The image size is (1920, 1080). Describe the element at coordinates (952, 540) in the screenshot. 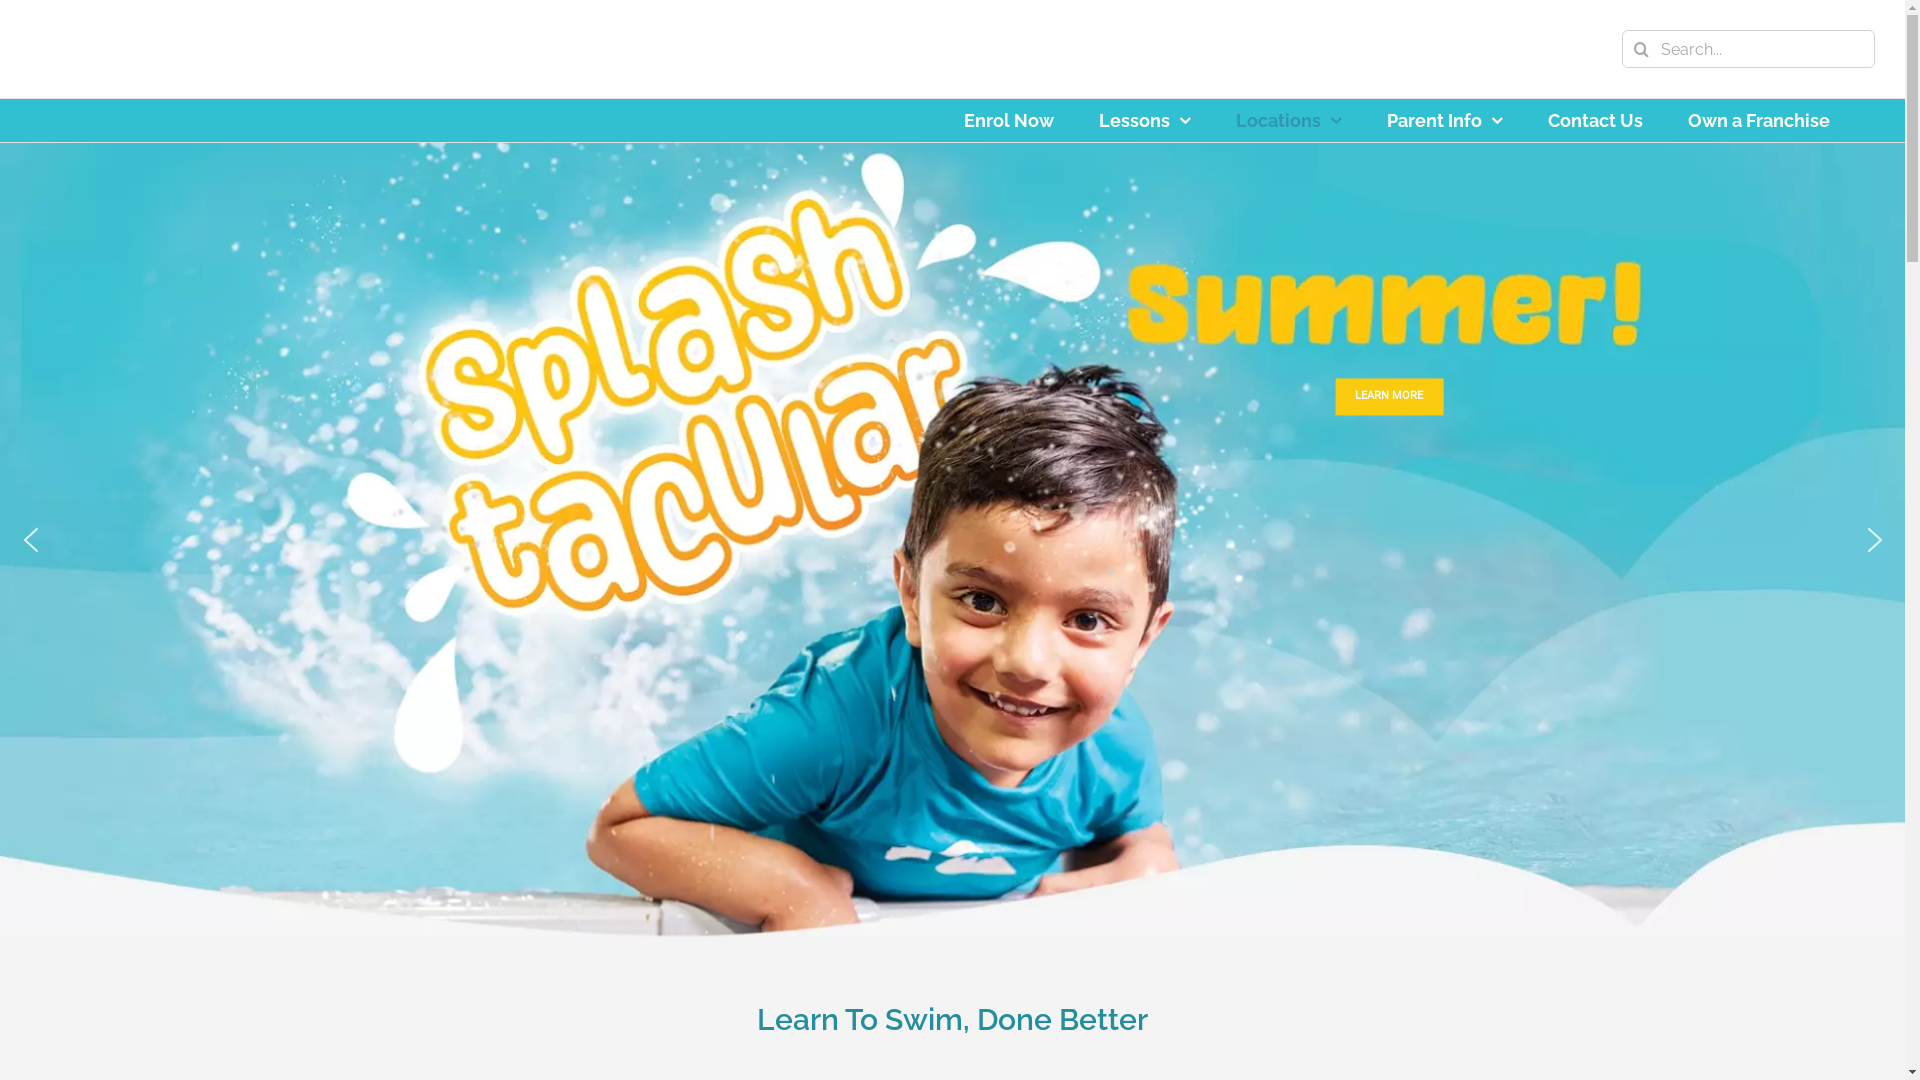

I see `'Splashtacular Summer!'` at that location.